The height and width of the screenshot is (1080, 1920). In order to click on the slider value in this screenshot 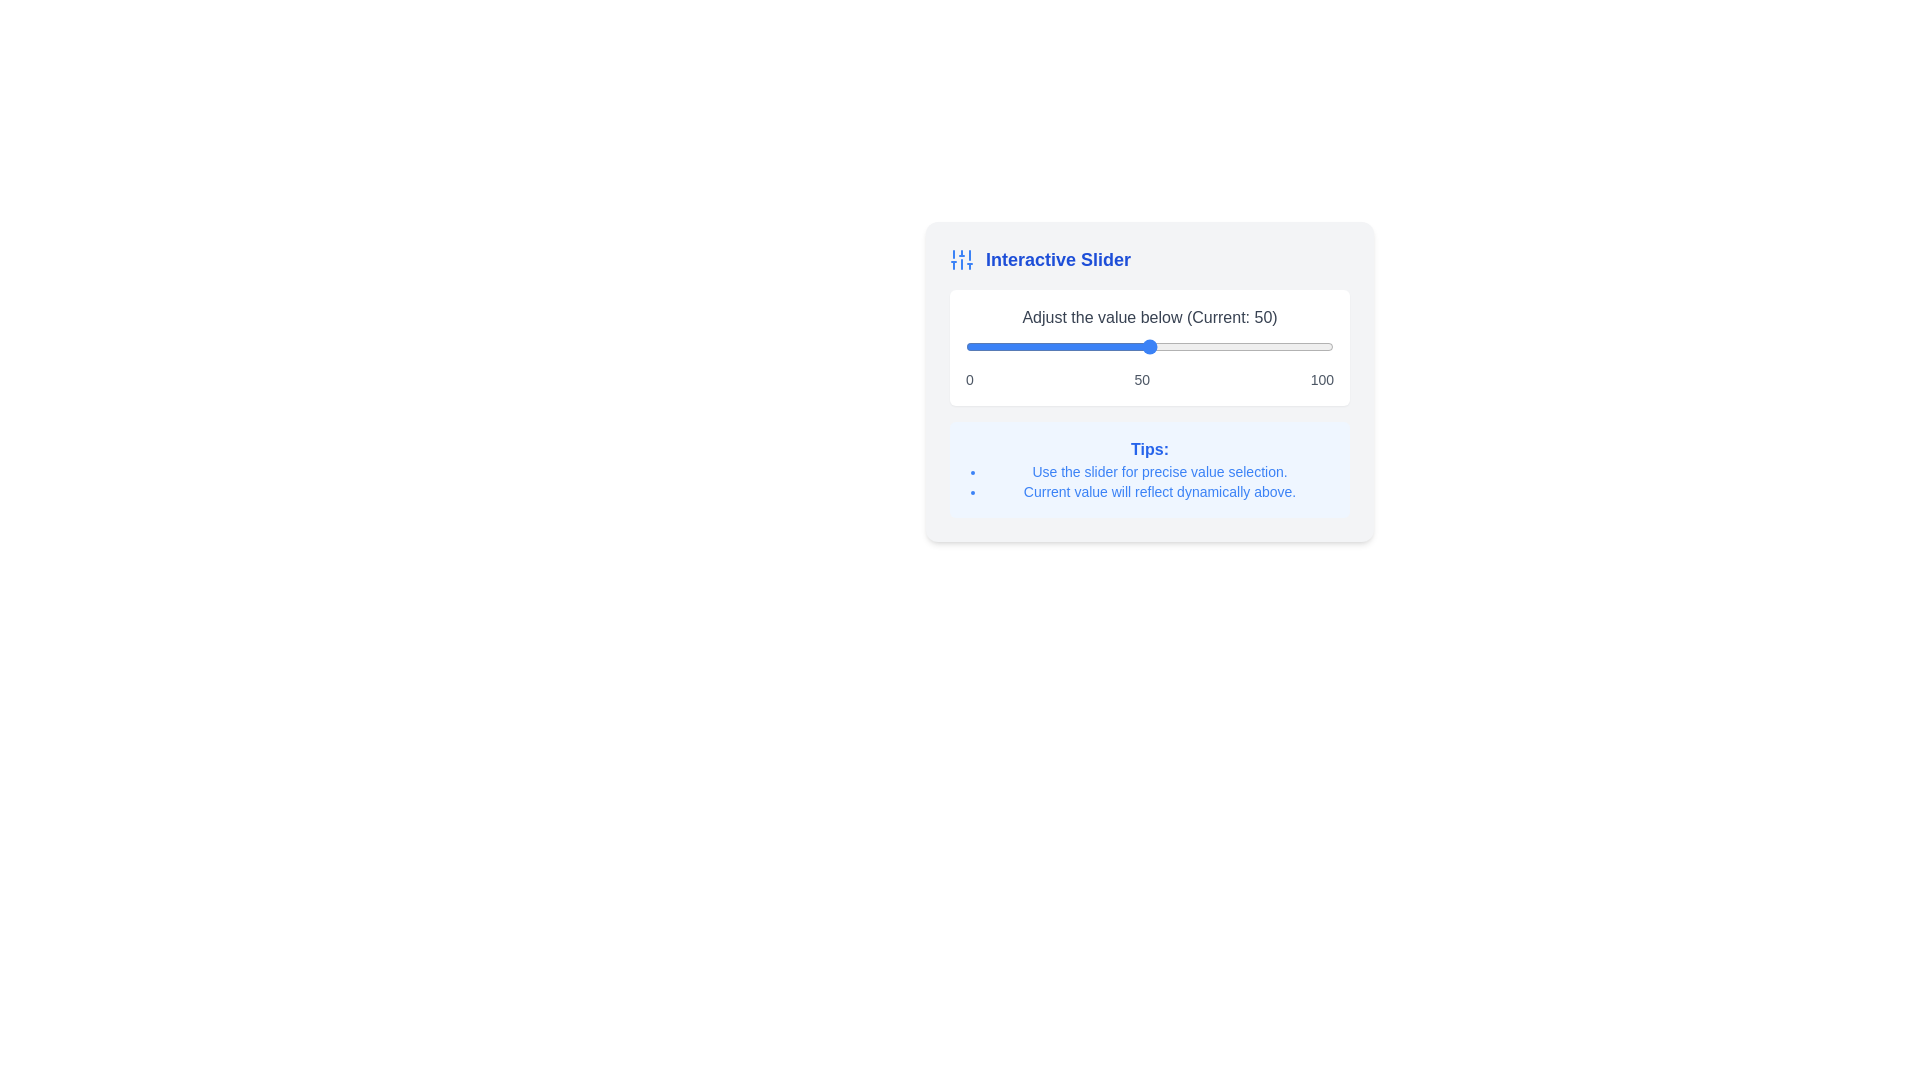, I will do `click(1207, 346)`.